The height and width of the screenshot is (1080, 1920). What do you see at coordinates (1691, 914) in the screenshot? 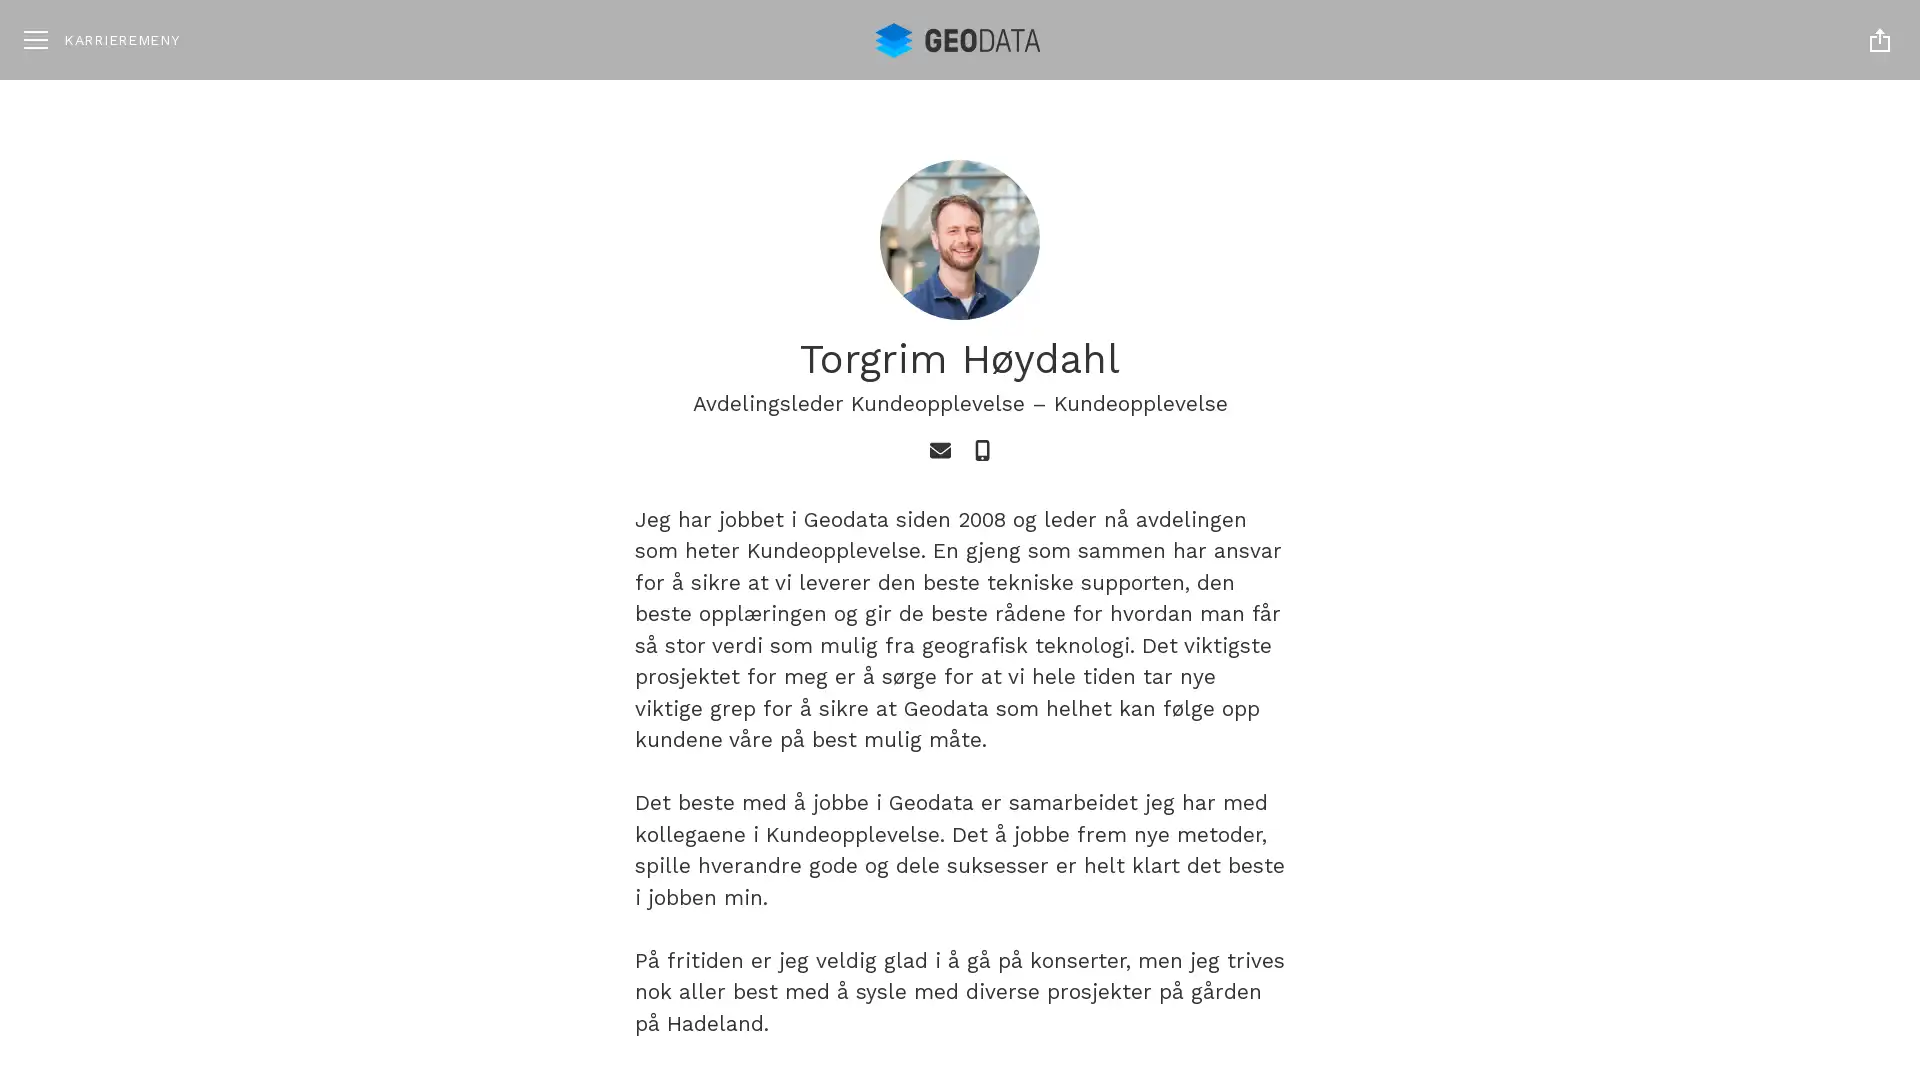
I see `Deaktivere alle` at bounding box center [1691, 914].